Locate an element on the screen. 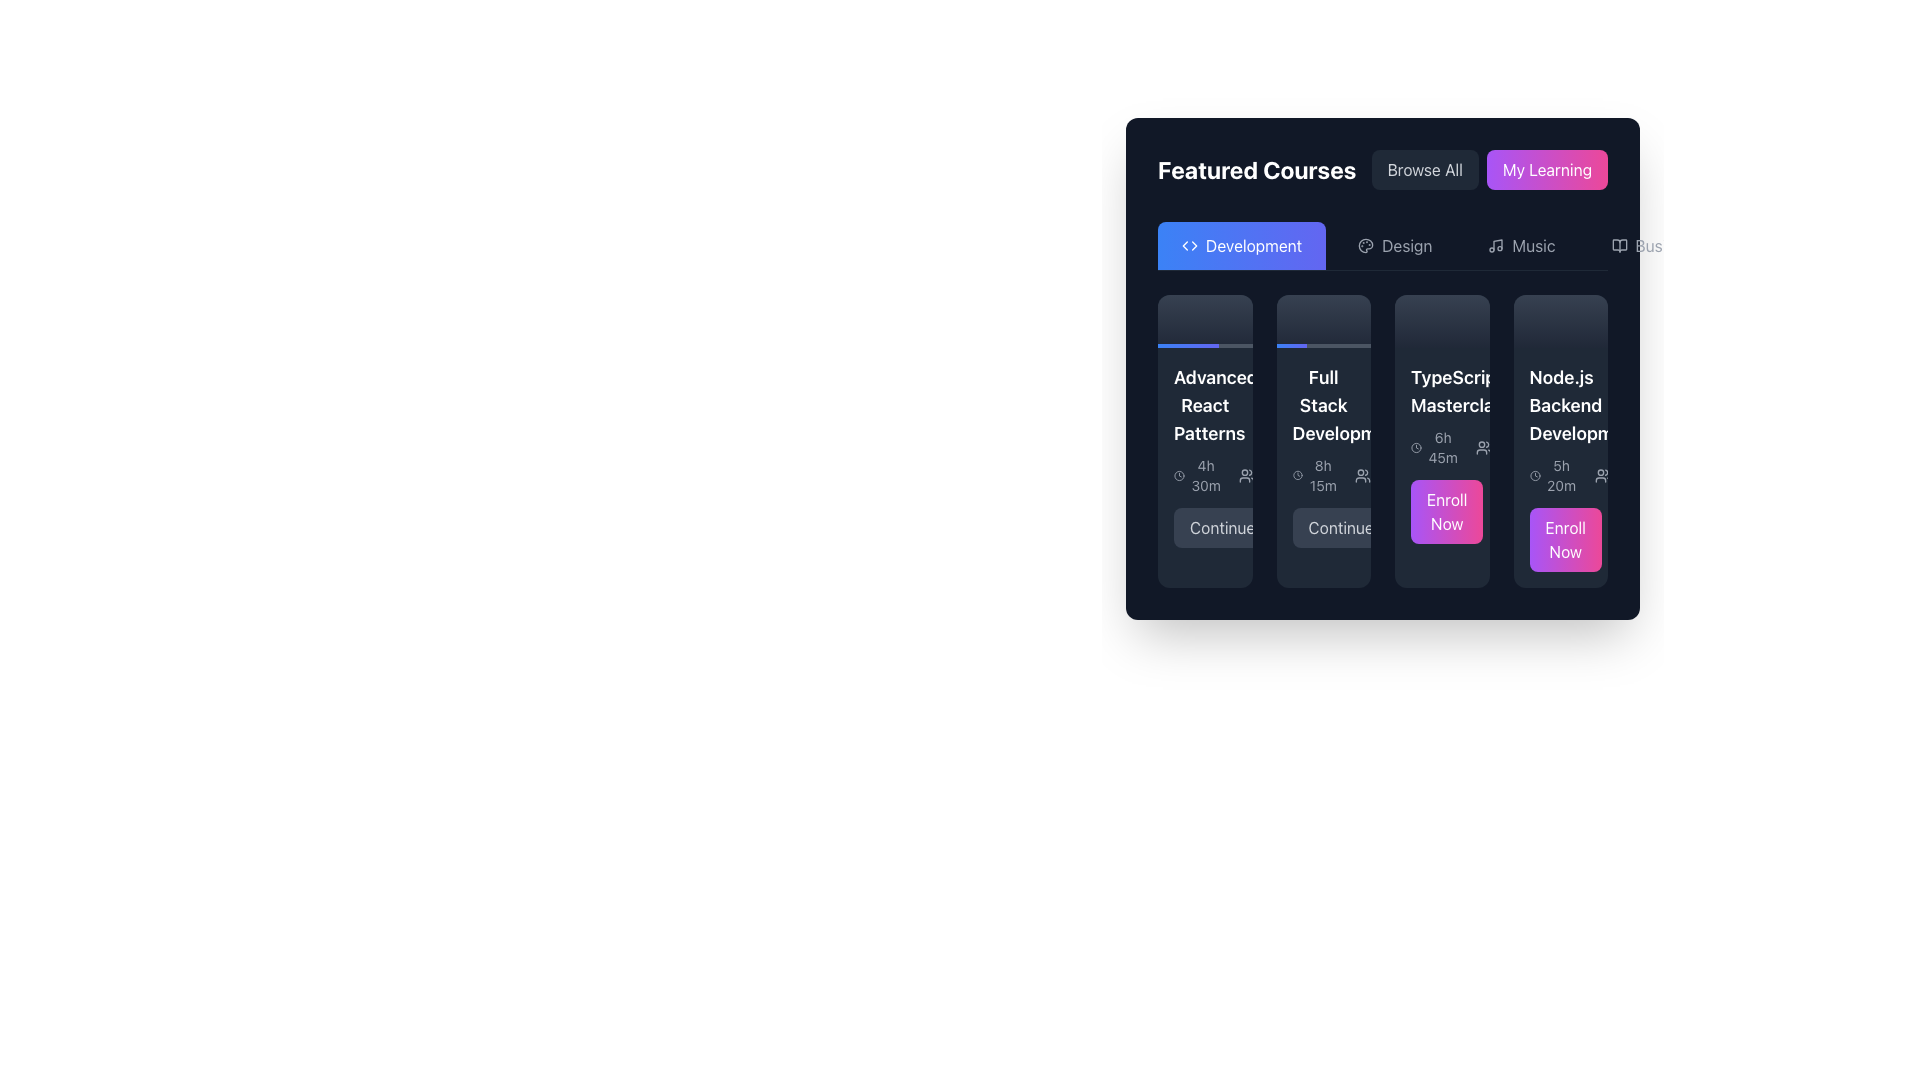  the 'Music' button, which is the third button in the horizontal navigation bar is located at coordinates (1520, 245).